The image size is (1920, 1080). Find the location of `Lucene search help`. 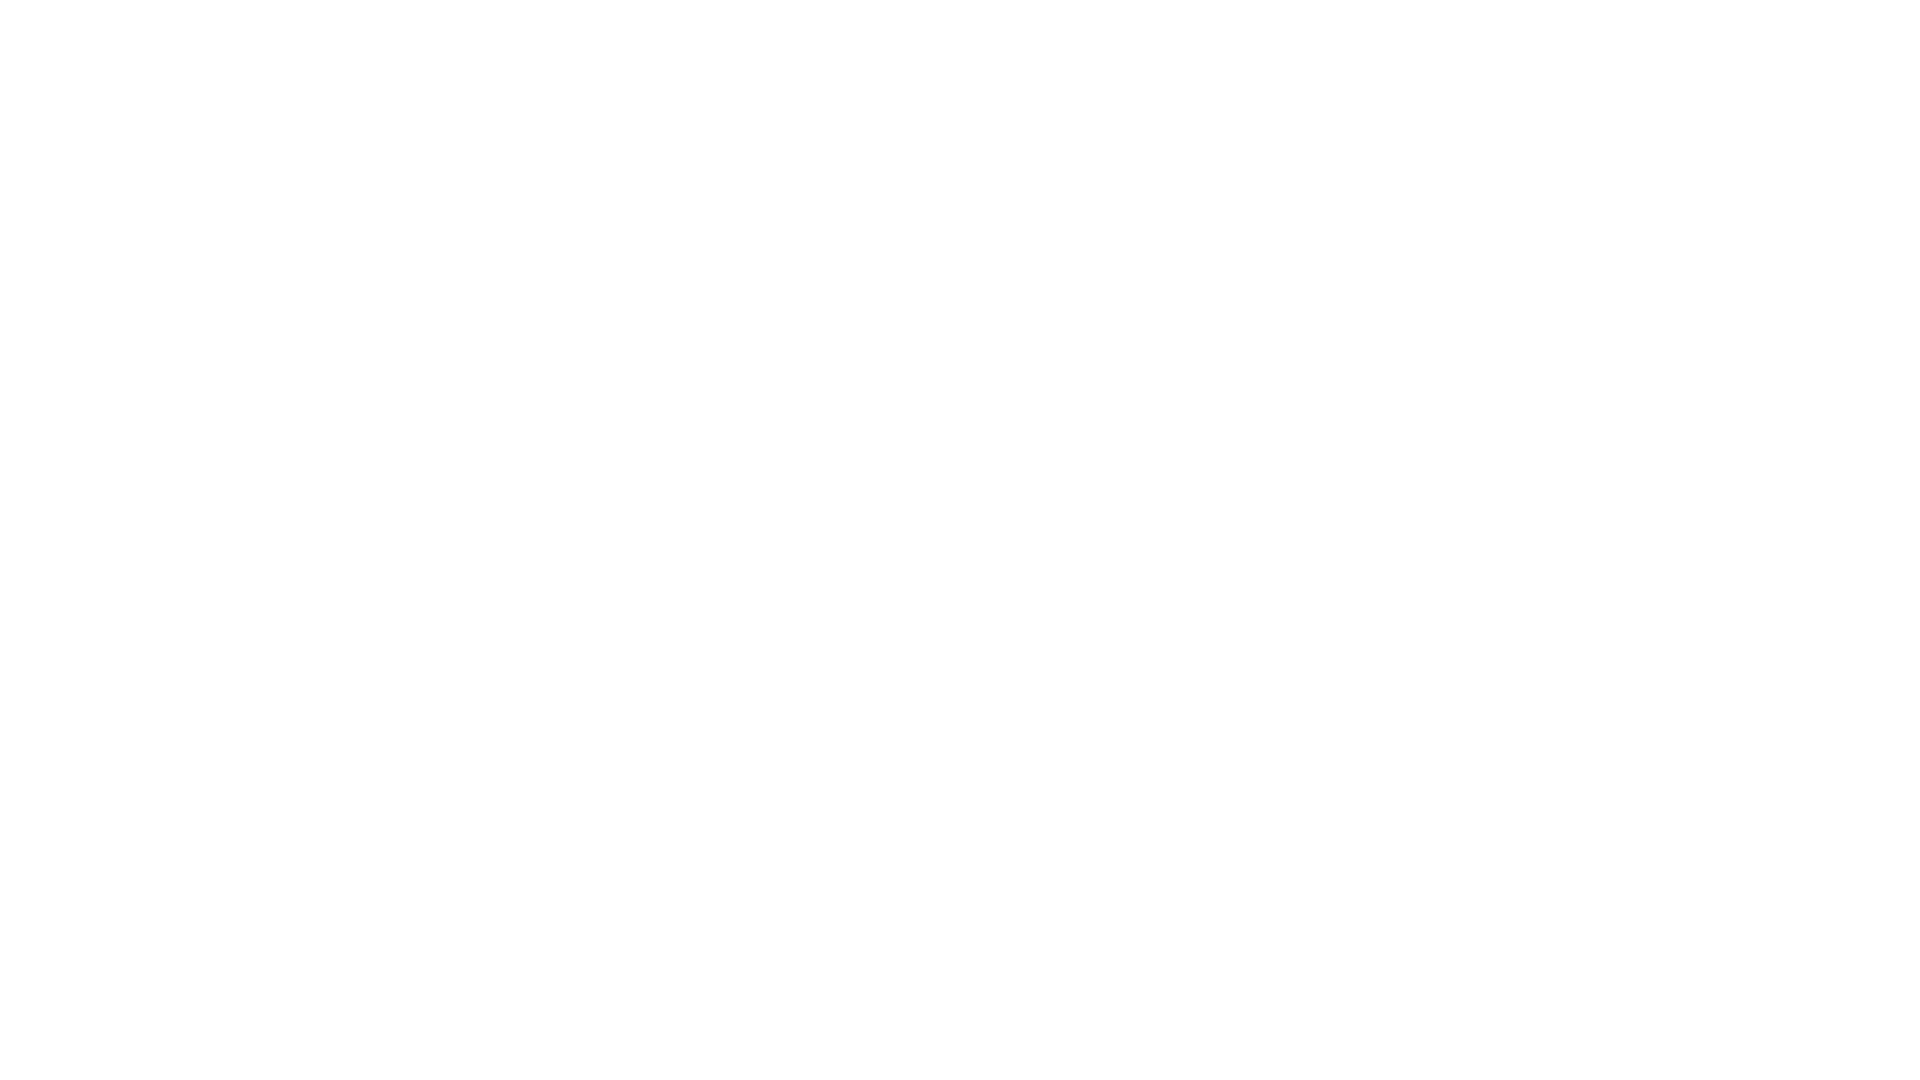

Lucene search help is located at coordinates (1354, 362).